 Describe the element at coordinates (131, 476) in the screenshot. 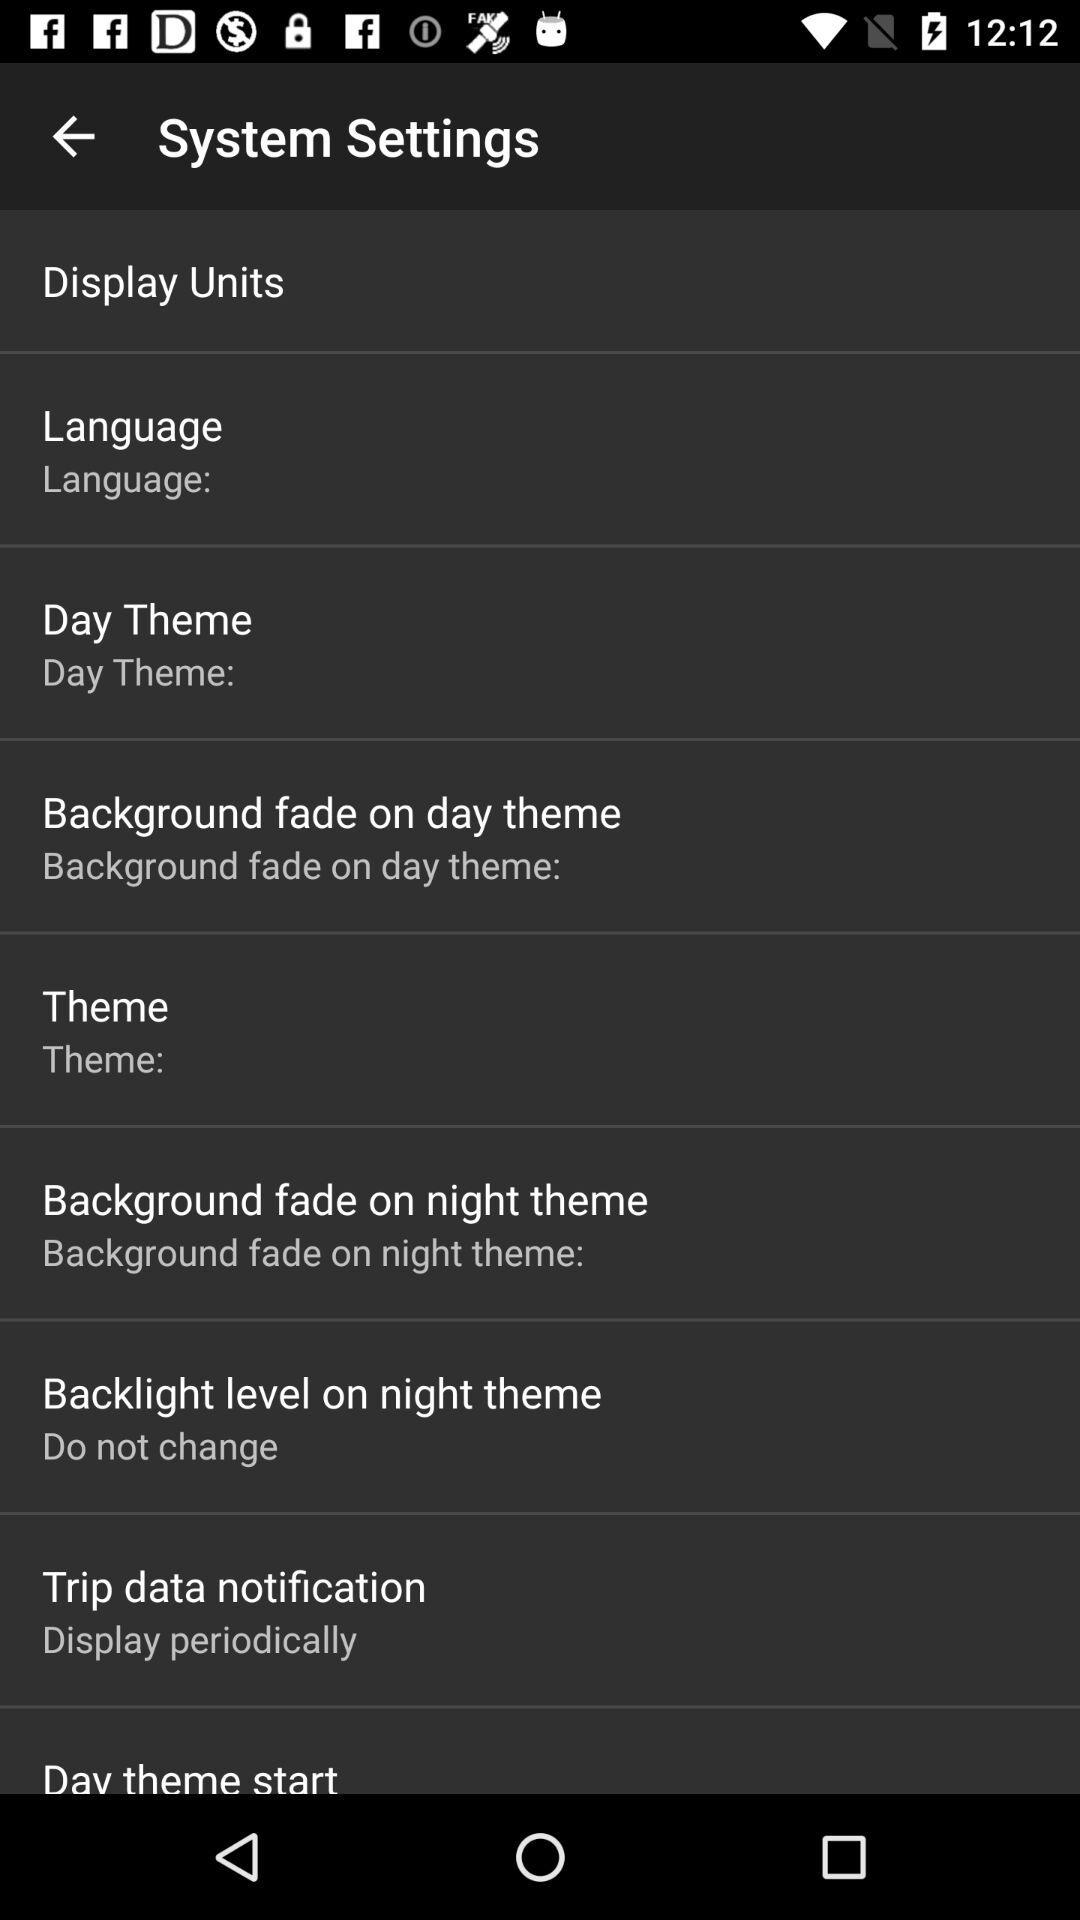

I see `the language:  item` at that location.